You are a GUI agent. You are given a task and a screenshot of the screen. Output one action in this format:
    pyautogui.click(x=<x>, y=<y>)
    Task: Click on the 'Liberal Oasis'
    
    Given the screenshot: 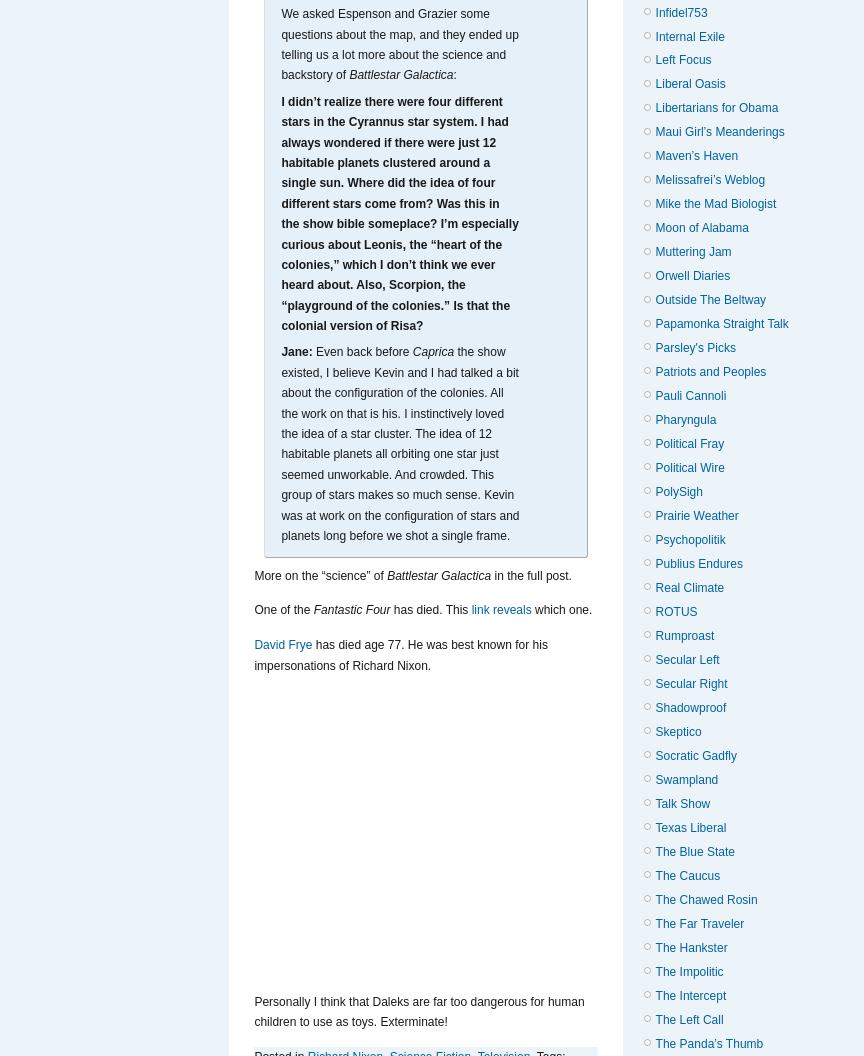 What is the action you would take?
    pyautogui.click(x=689, y=82)
    